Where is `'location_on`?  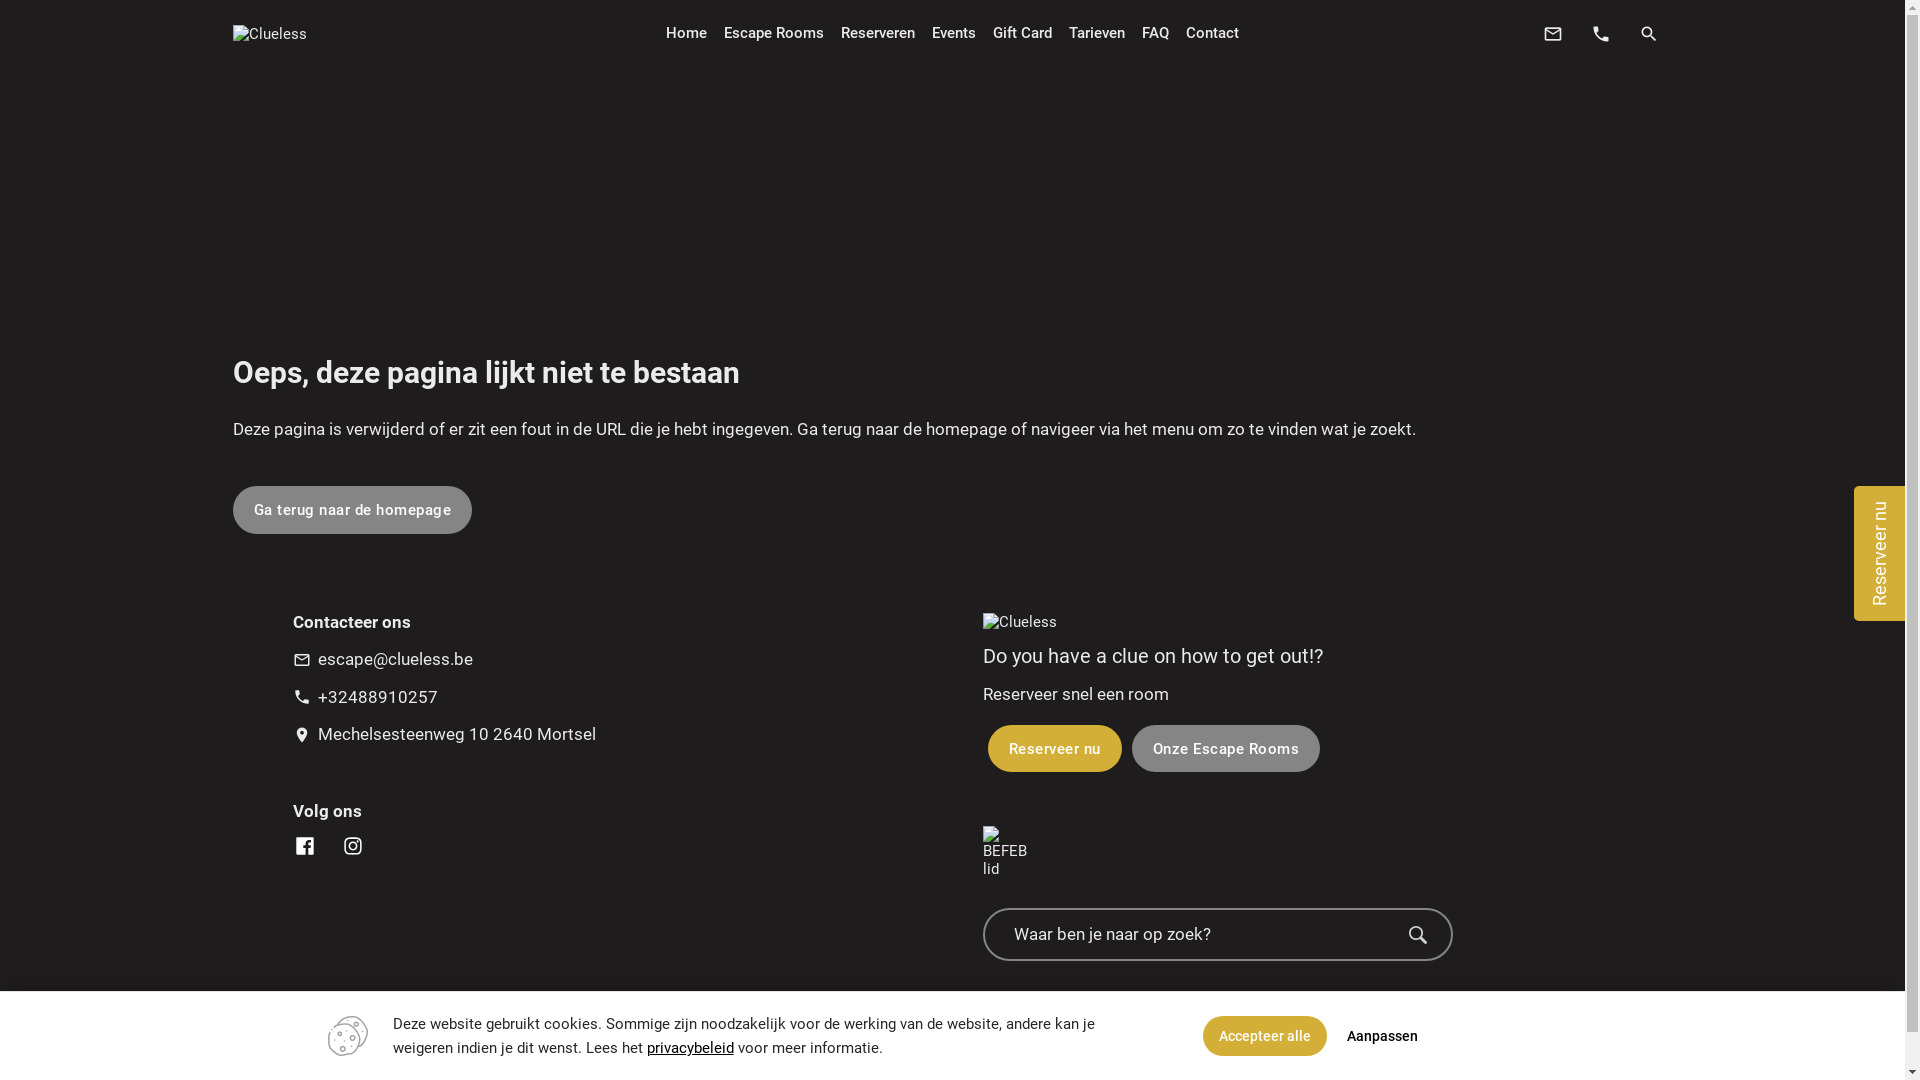
'location_on is located at coordinates (442, 738).